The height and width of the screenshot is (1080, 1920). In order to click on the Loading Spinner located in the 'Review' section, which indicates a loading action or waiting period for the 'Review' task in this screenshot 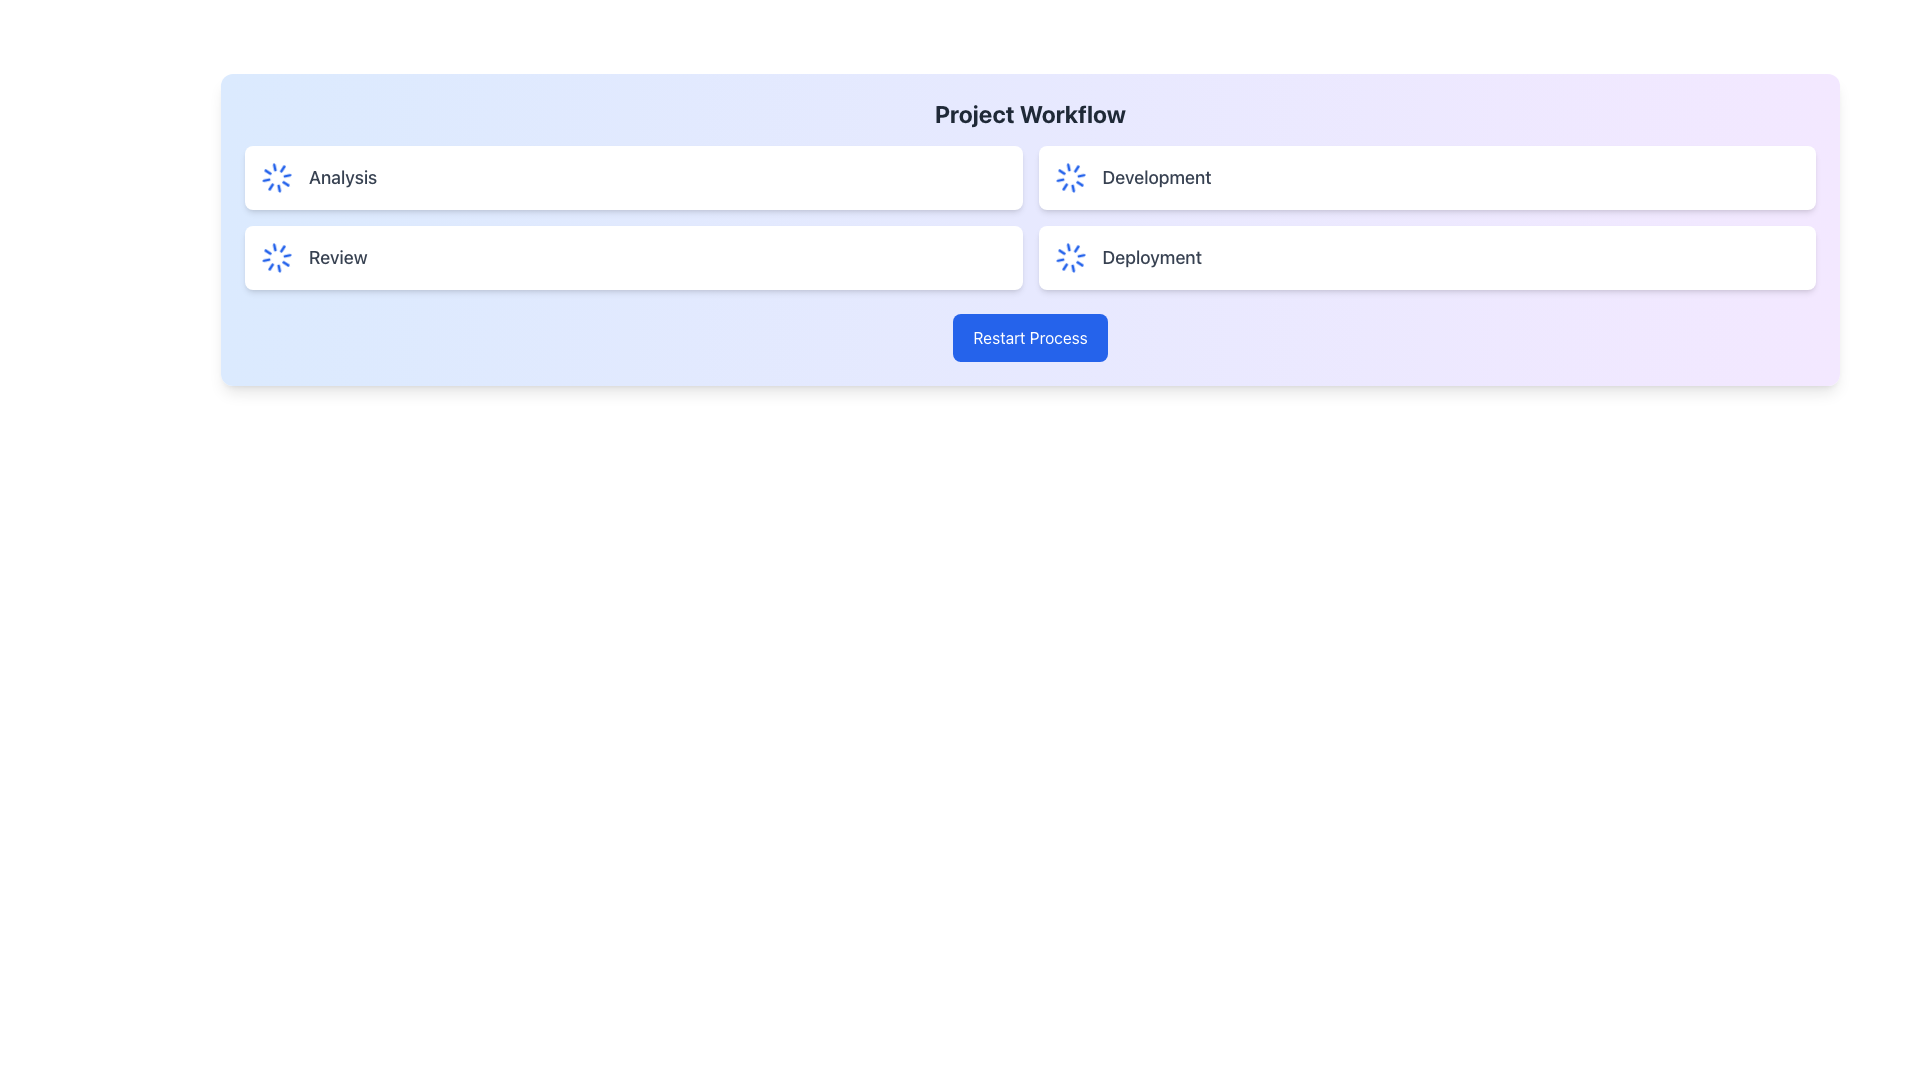, I will do `click(276, 257)`.